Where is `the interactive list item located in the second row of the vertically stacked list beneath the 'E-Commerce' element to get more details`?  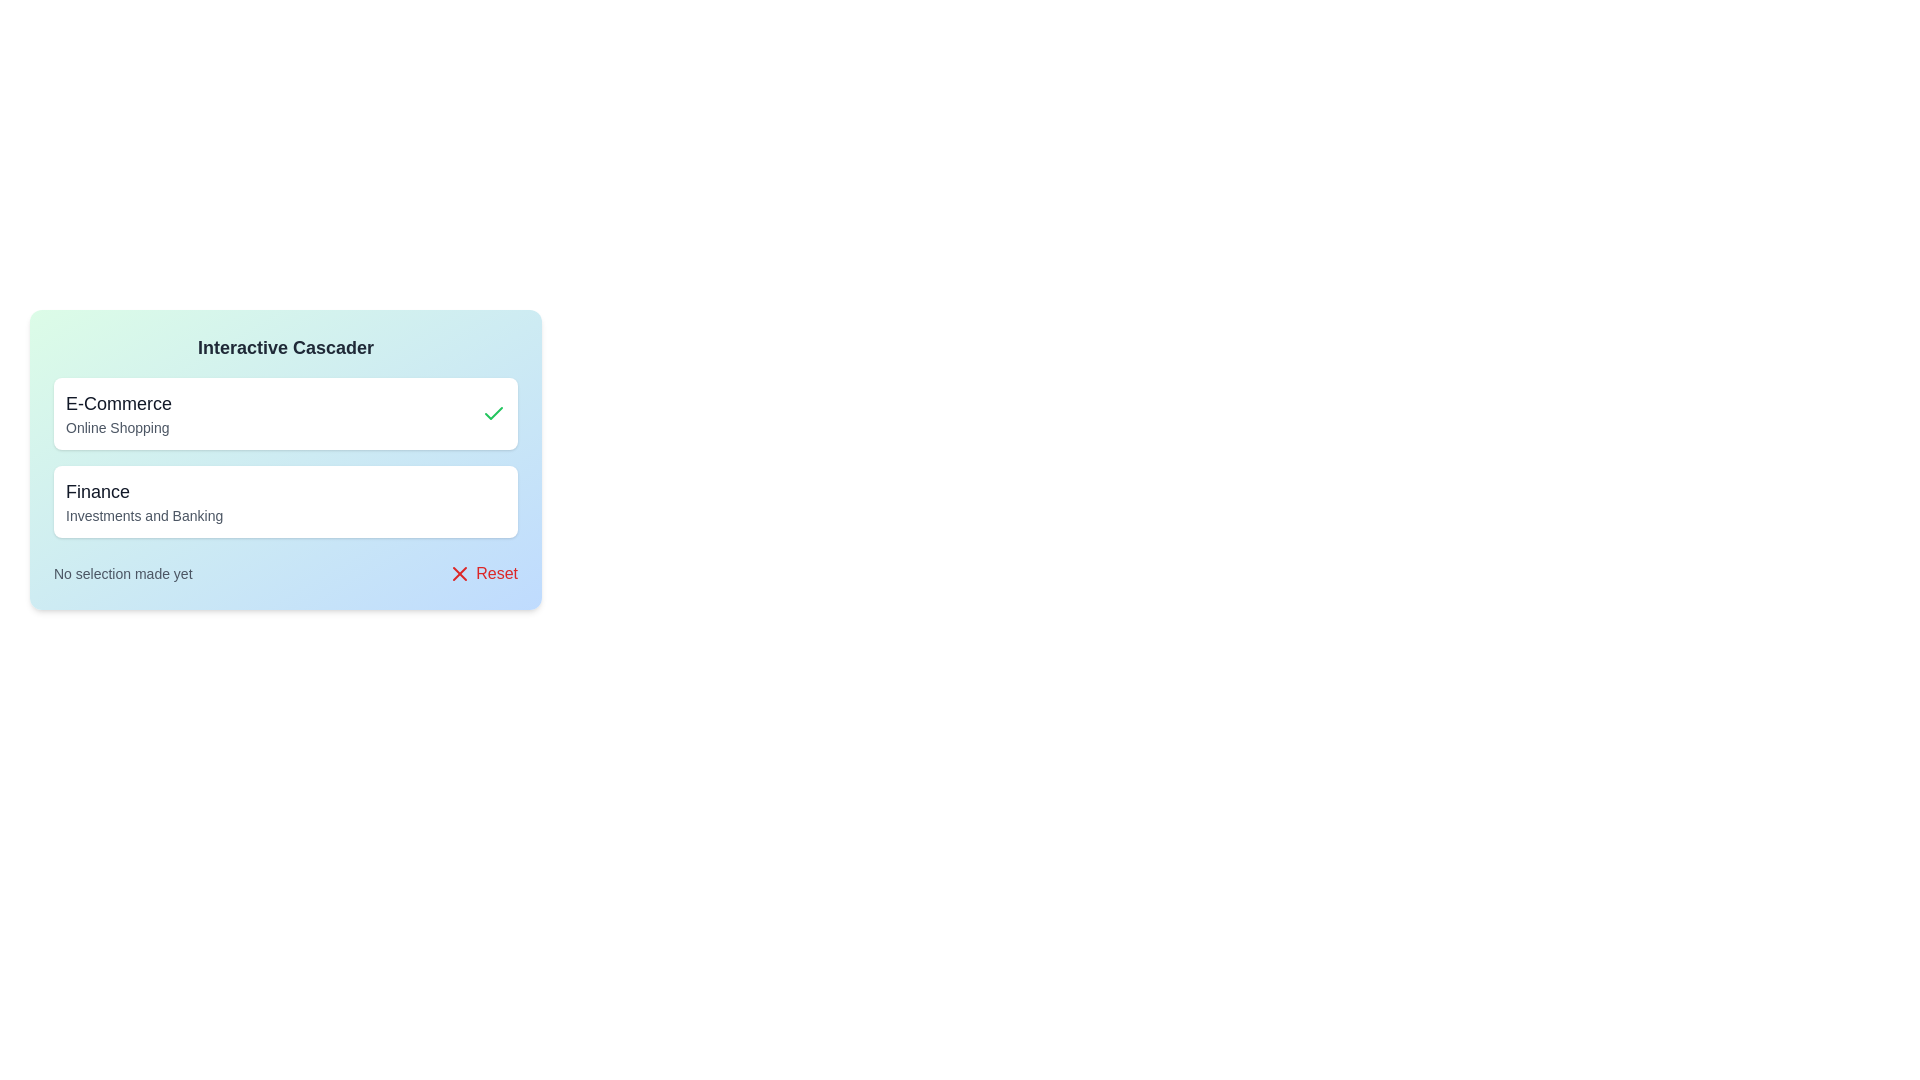 the interactive list item located in the second row of the vertically stacked list beneath the 'E-Commerce' element to get more details is located at coordinates (285, 500).